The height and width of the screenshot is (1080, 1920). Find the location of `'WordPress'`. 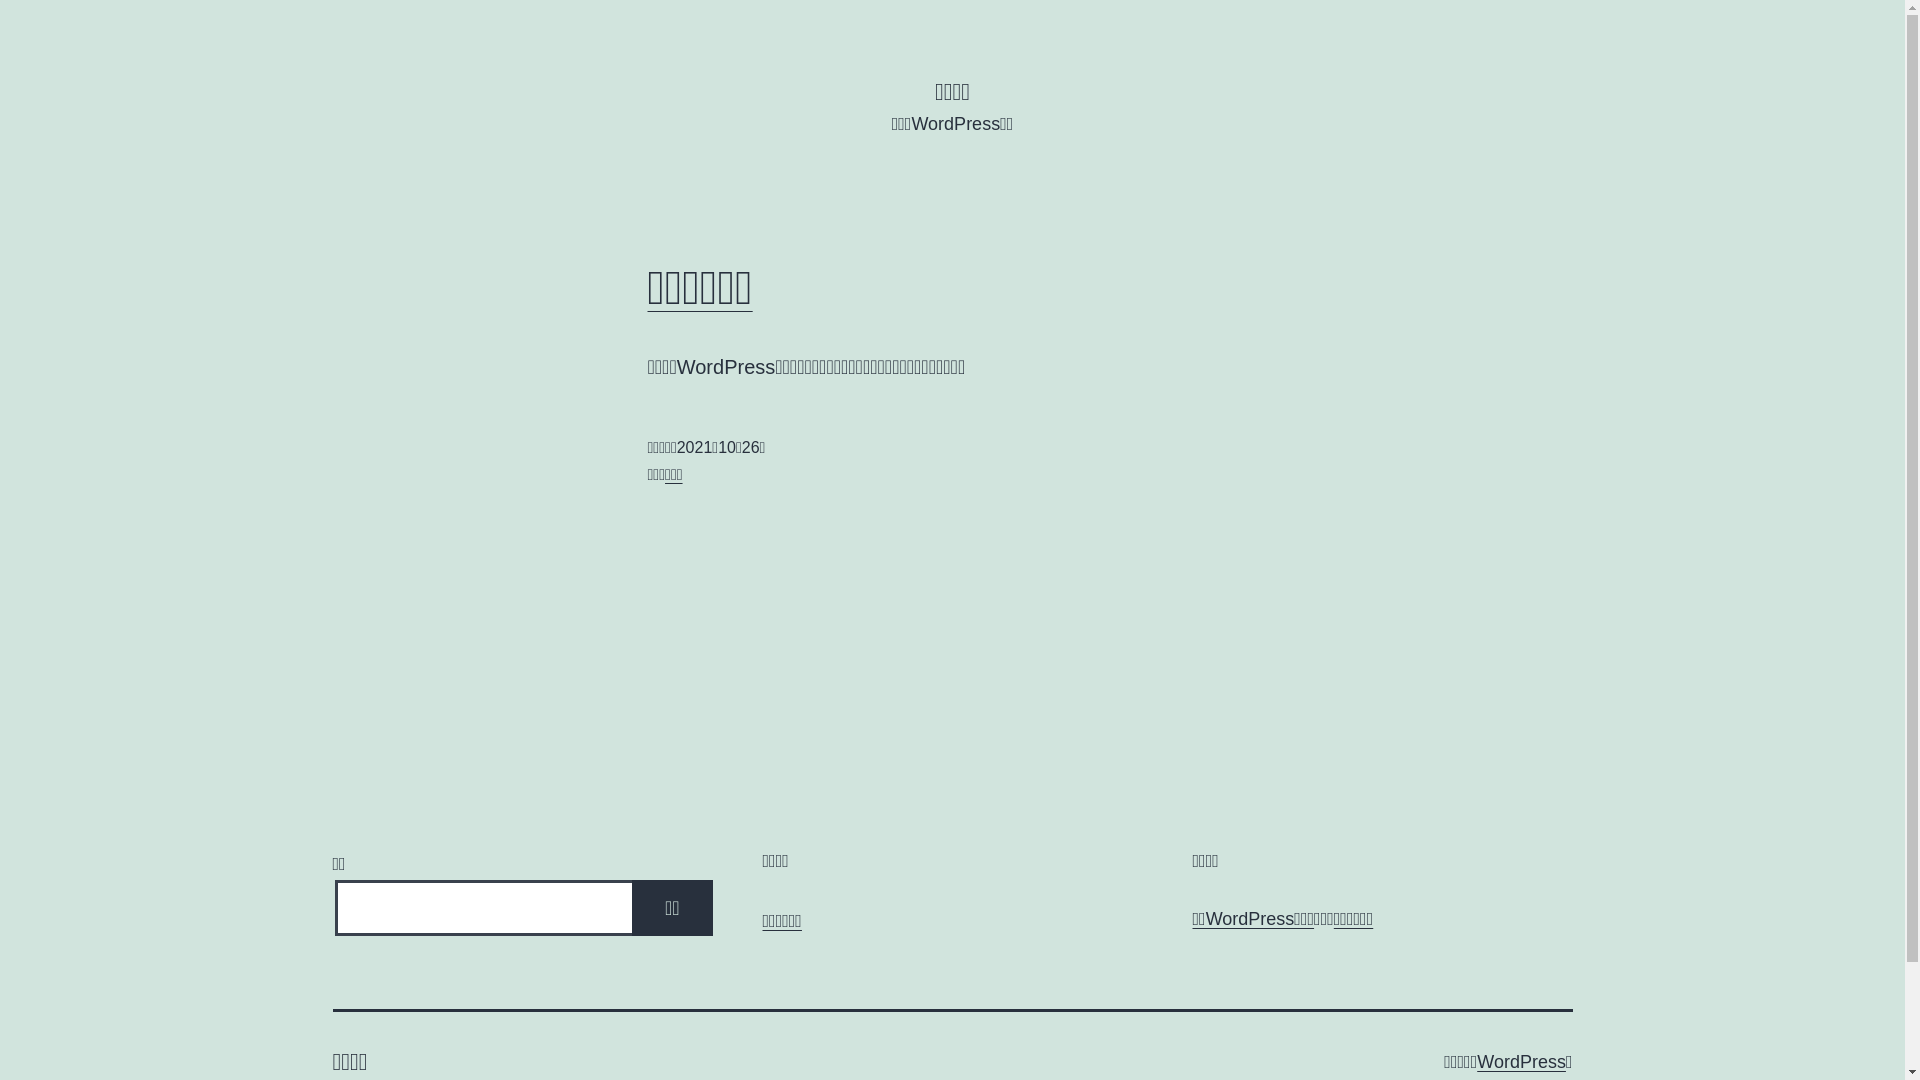

'WordPress' is located at coordinates (1520, 1060).